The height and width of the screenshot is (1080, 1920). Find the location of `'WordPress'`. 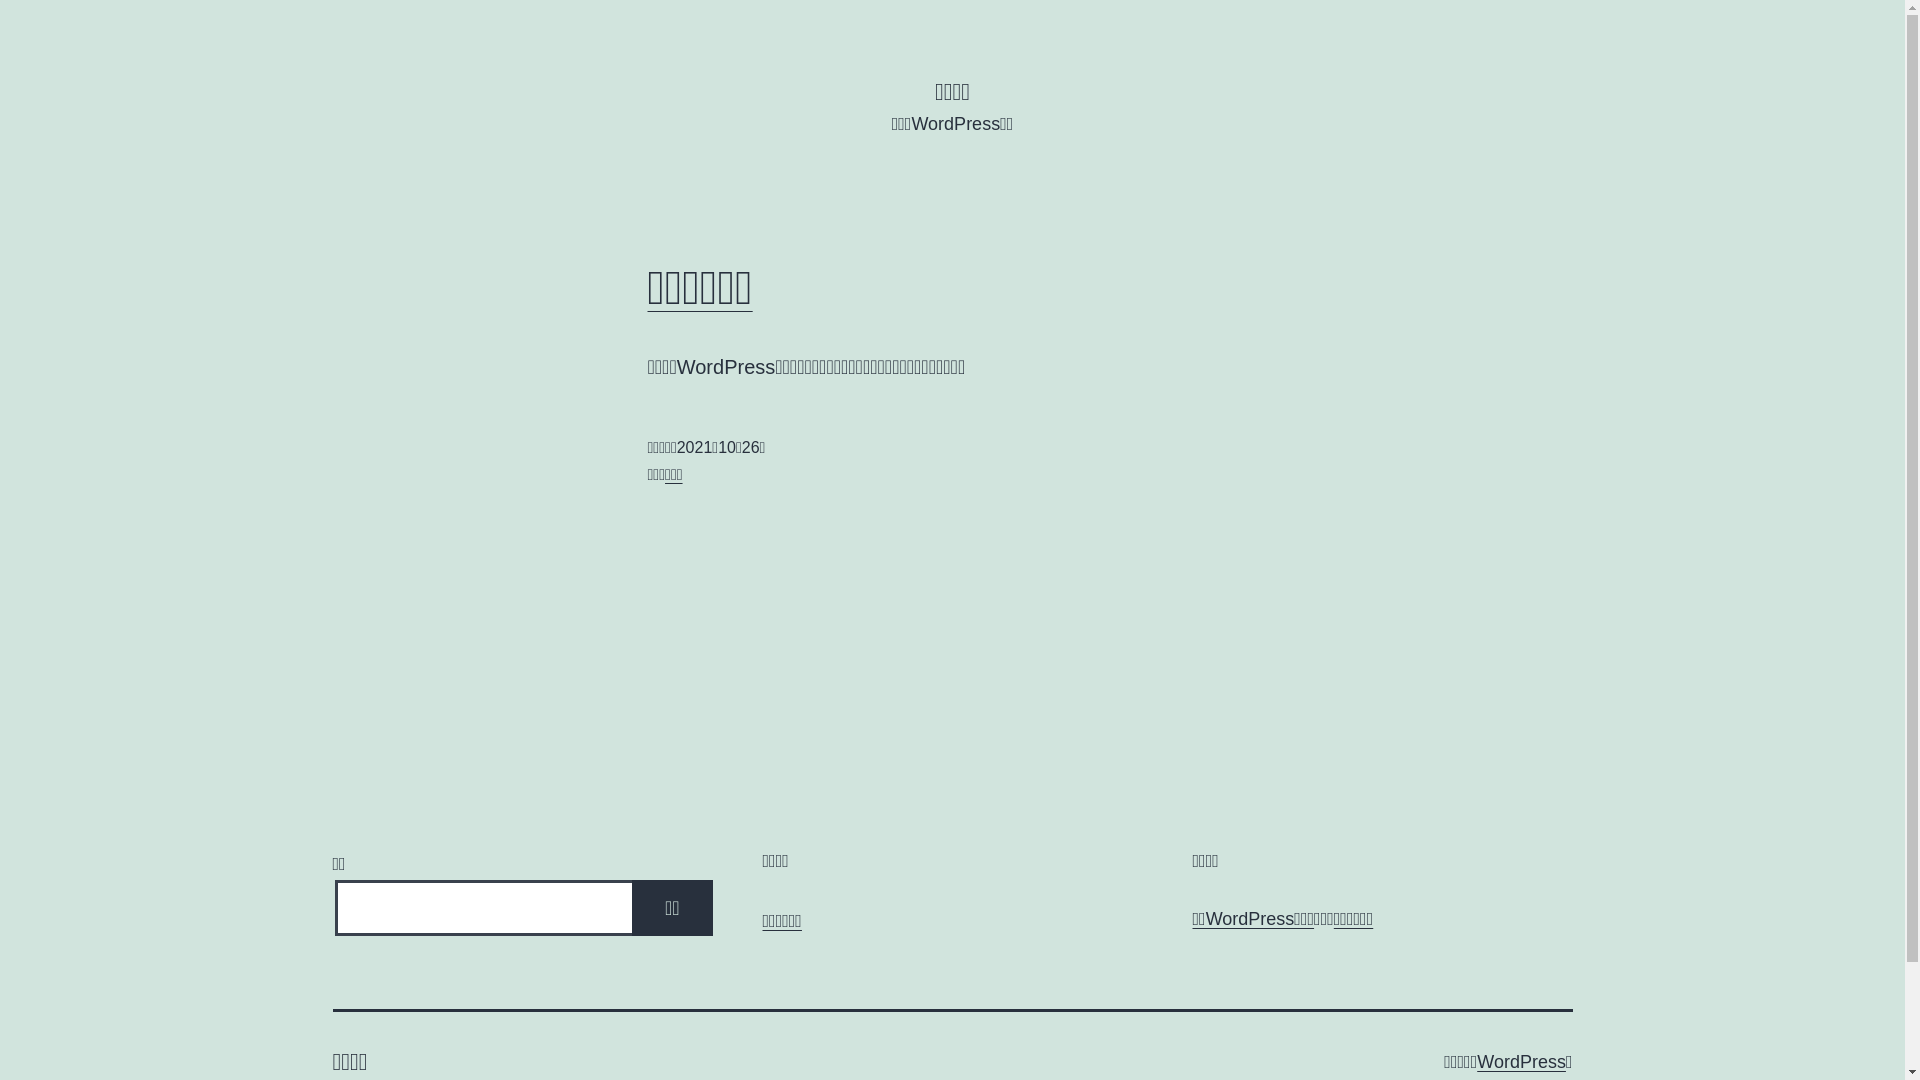

'WordPress' is located at coordinates (1520, 1060).